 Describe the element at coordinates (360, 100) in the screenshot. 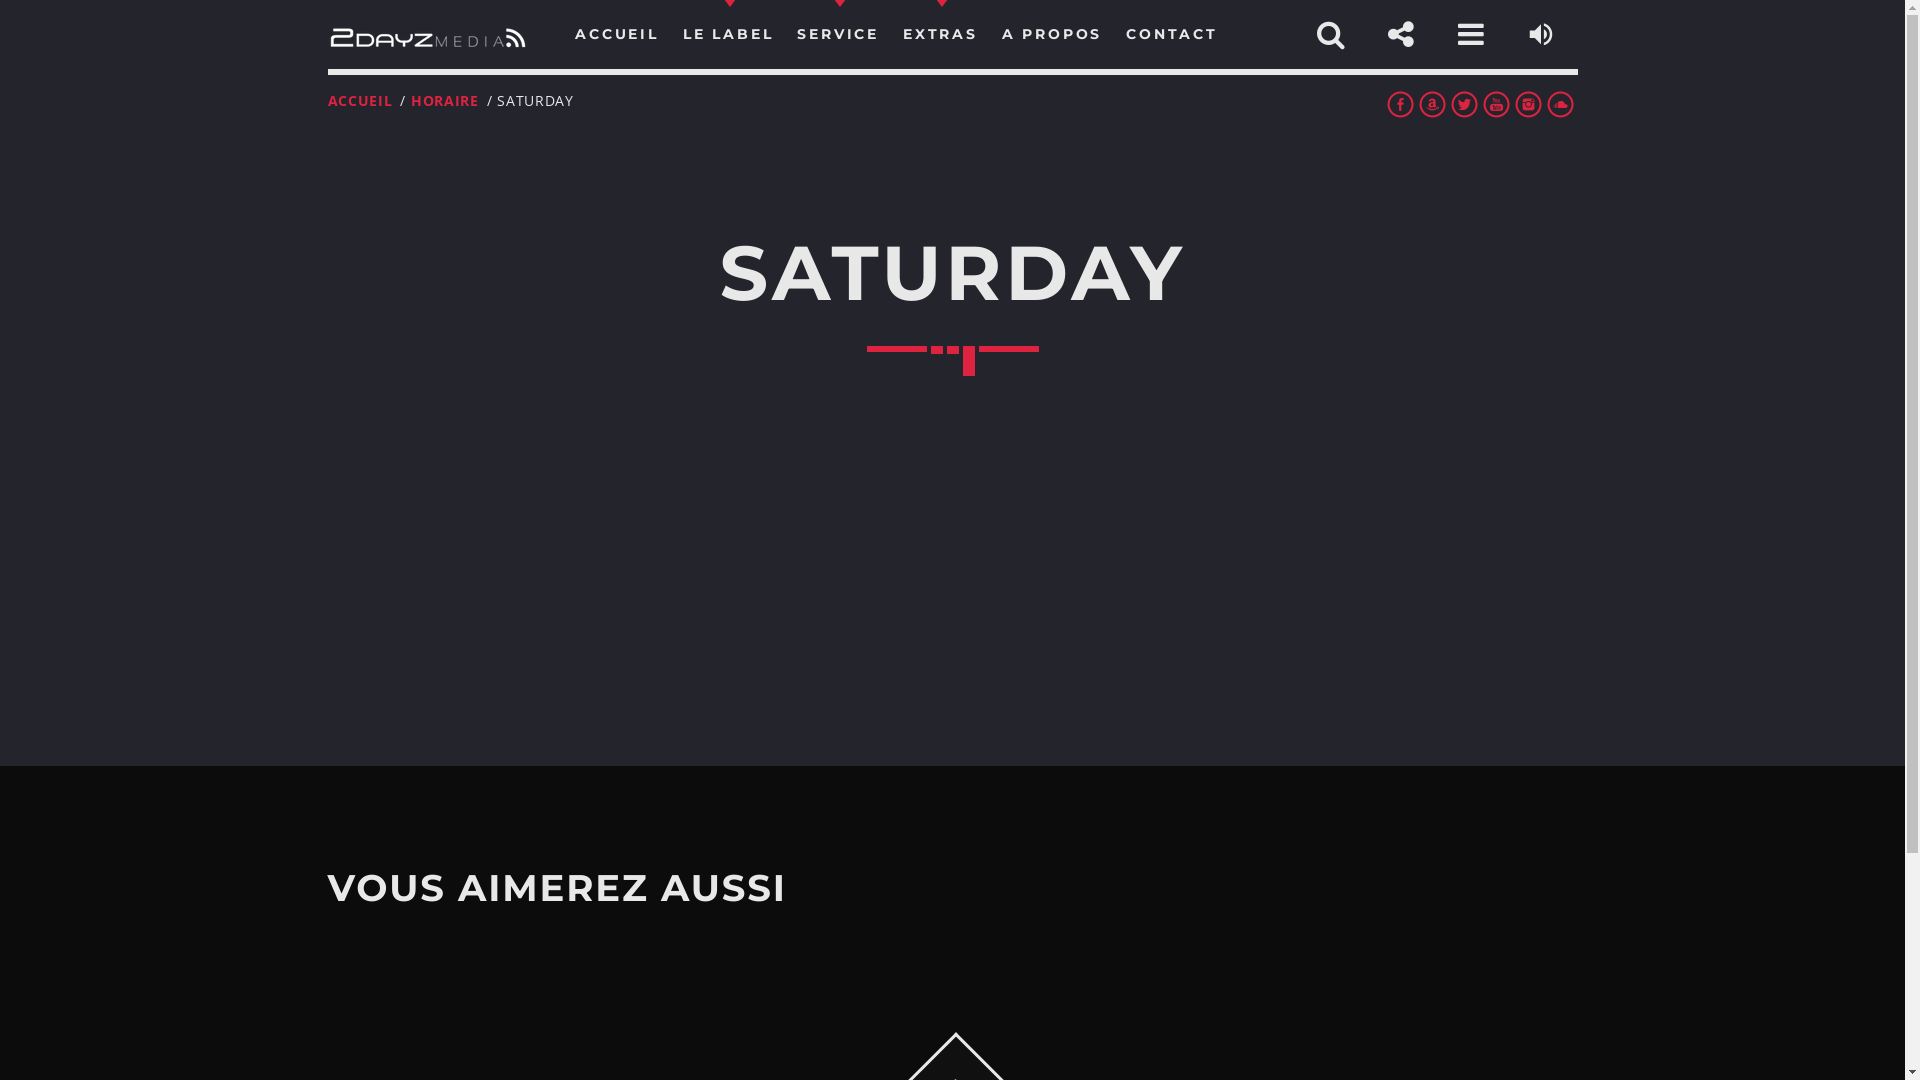

I see `'ACCUEIL'` at that location.